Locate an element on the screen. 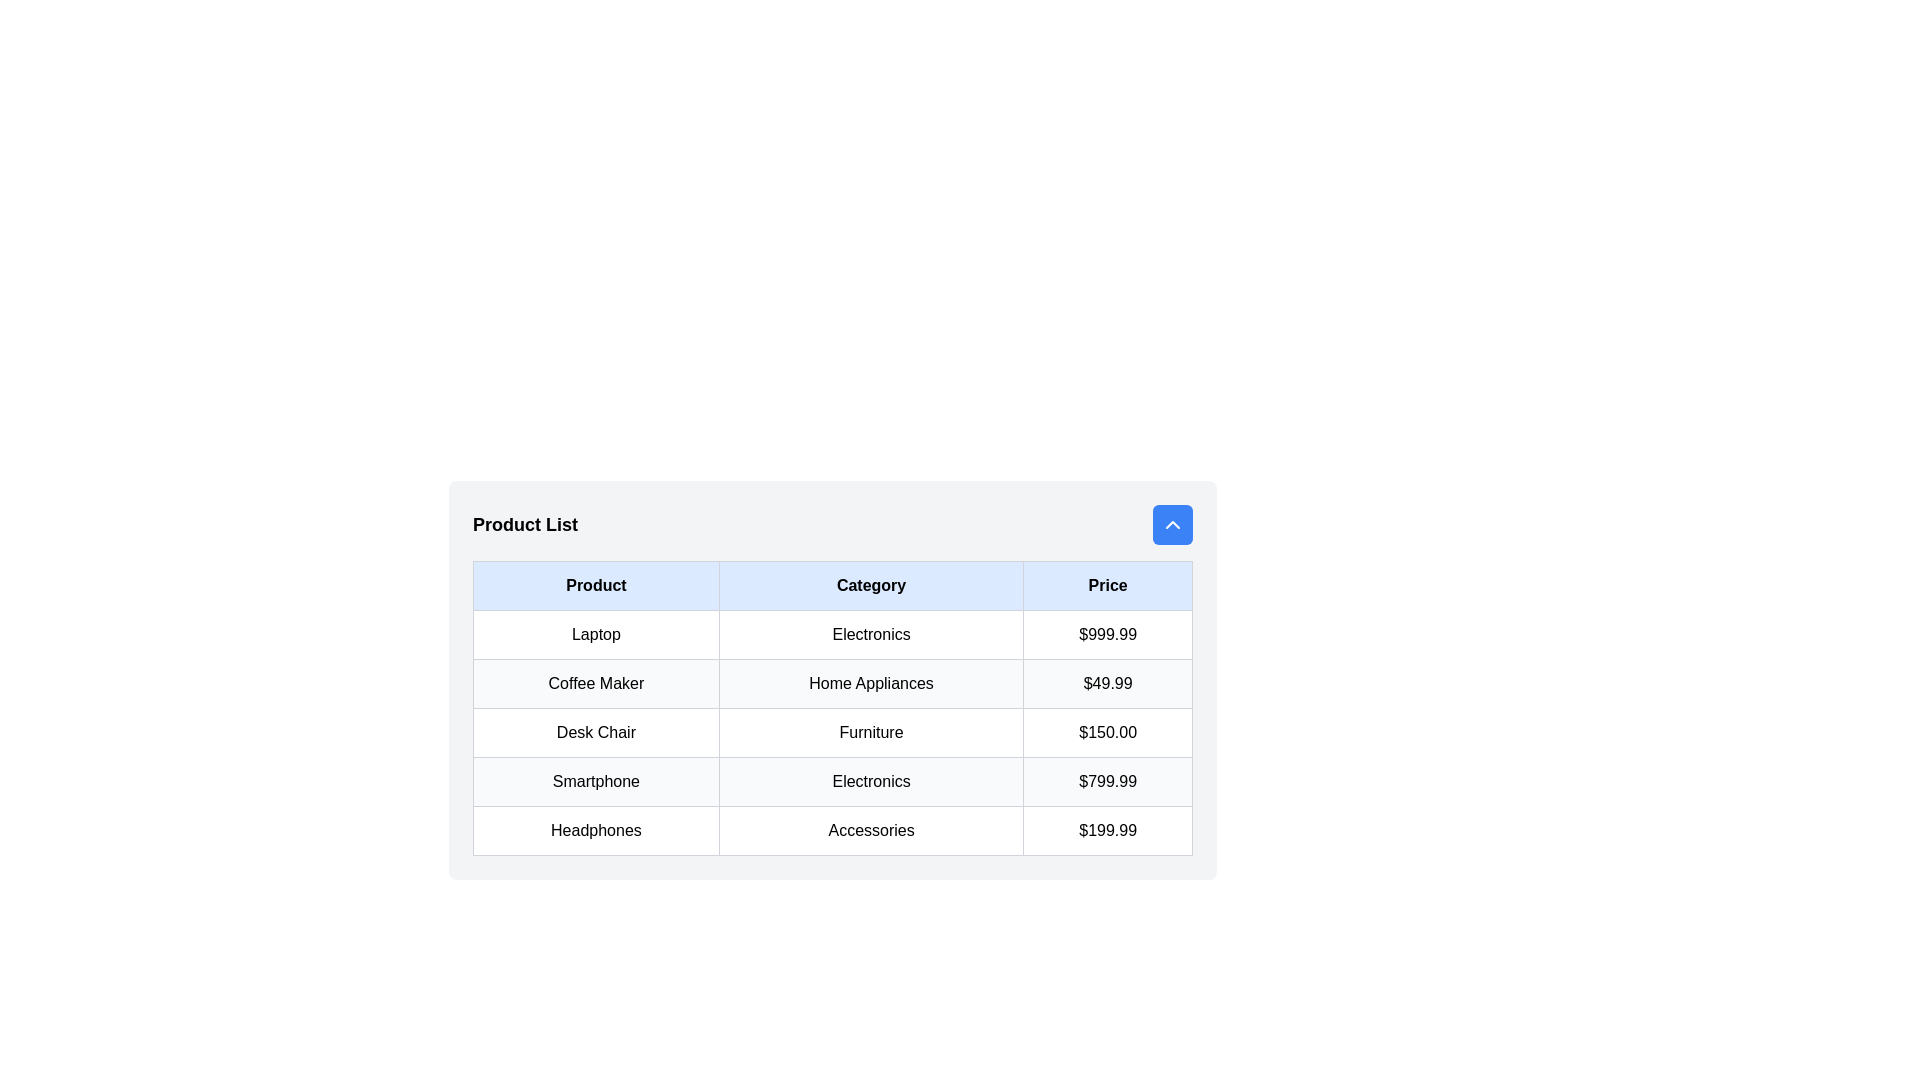  displayed price information from the Static Text Element located in the rightmost column of the first row under the 'Price' header in the product listing table is located at coordinates (1107, 635).